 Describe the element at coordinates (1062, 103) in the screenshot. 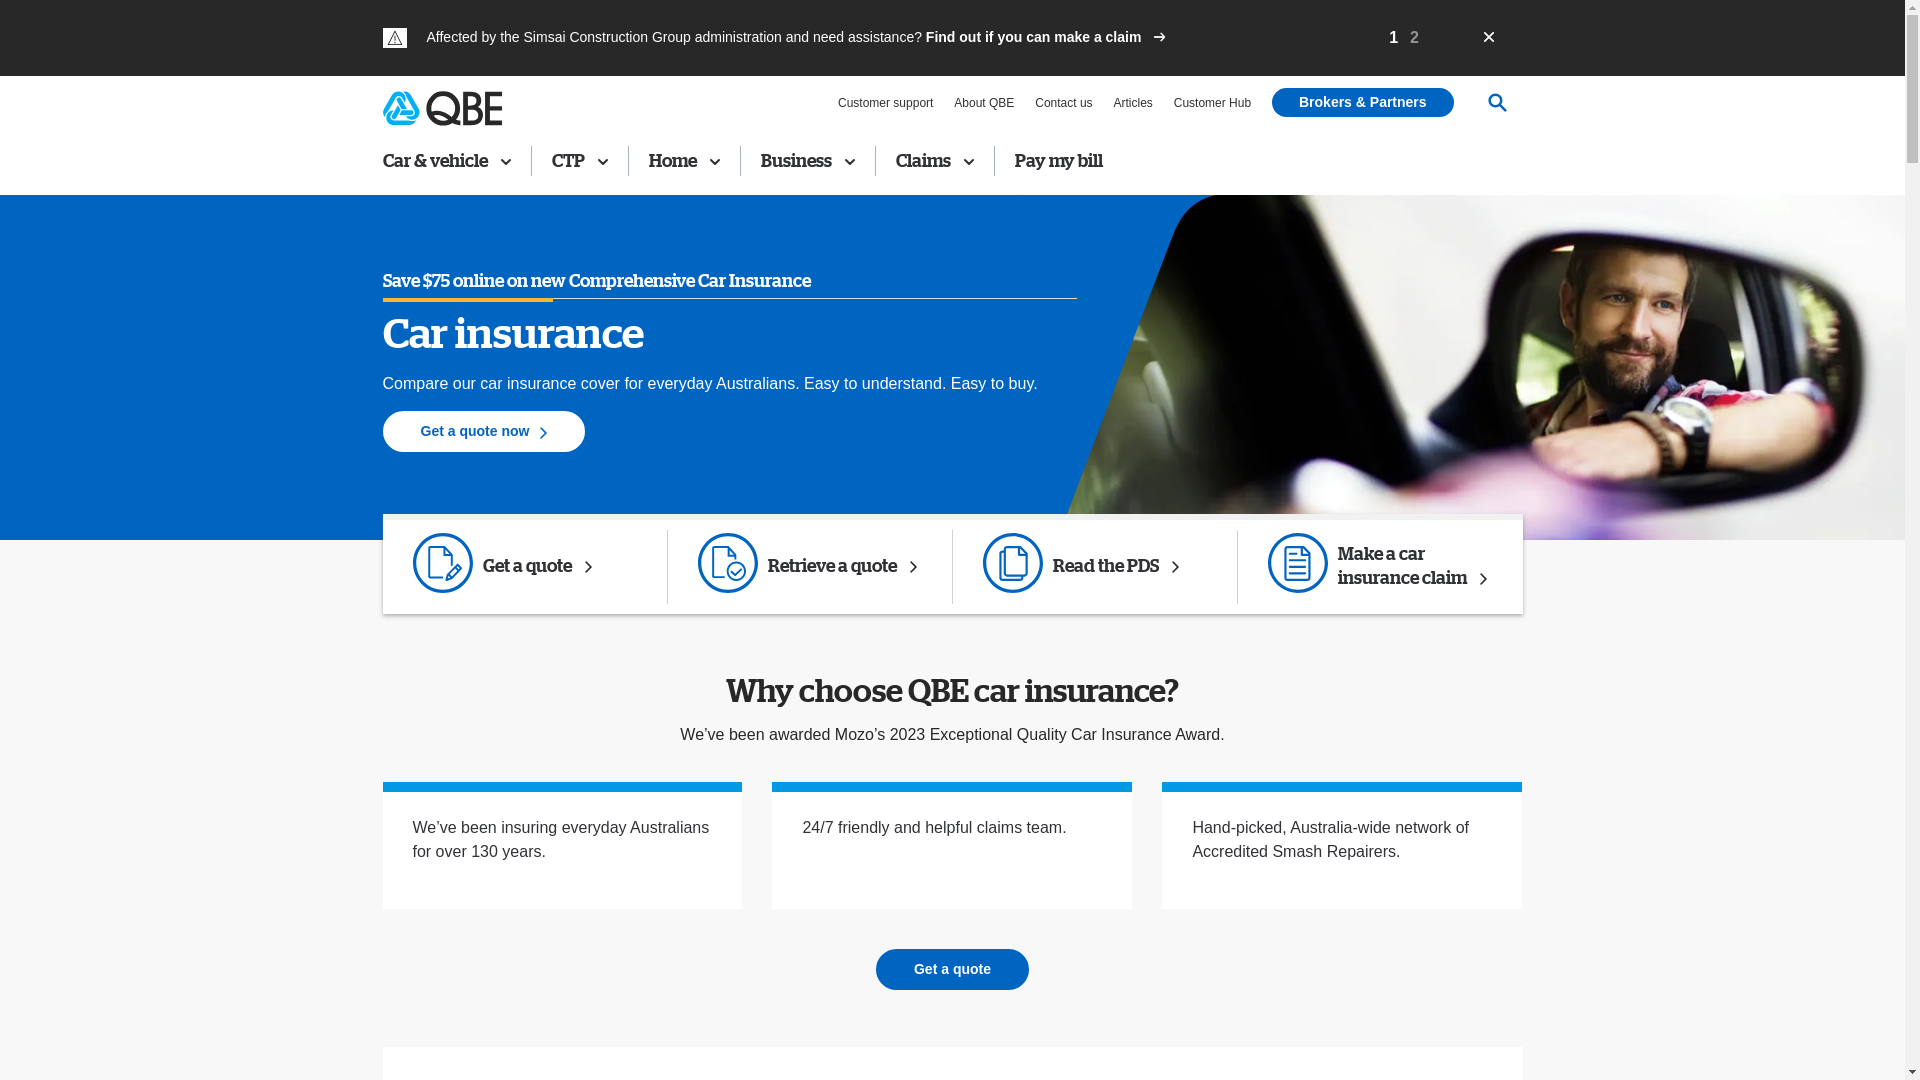

I see `'Contact us'` at that location.